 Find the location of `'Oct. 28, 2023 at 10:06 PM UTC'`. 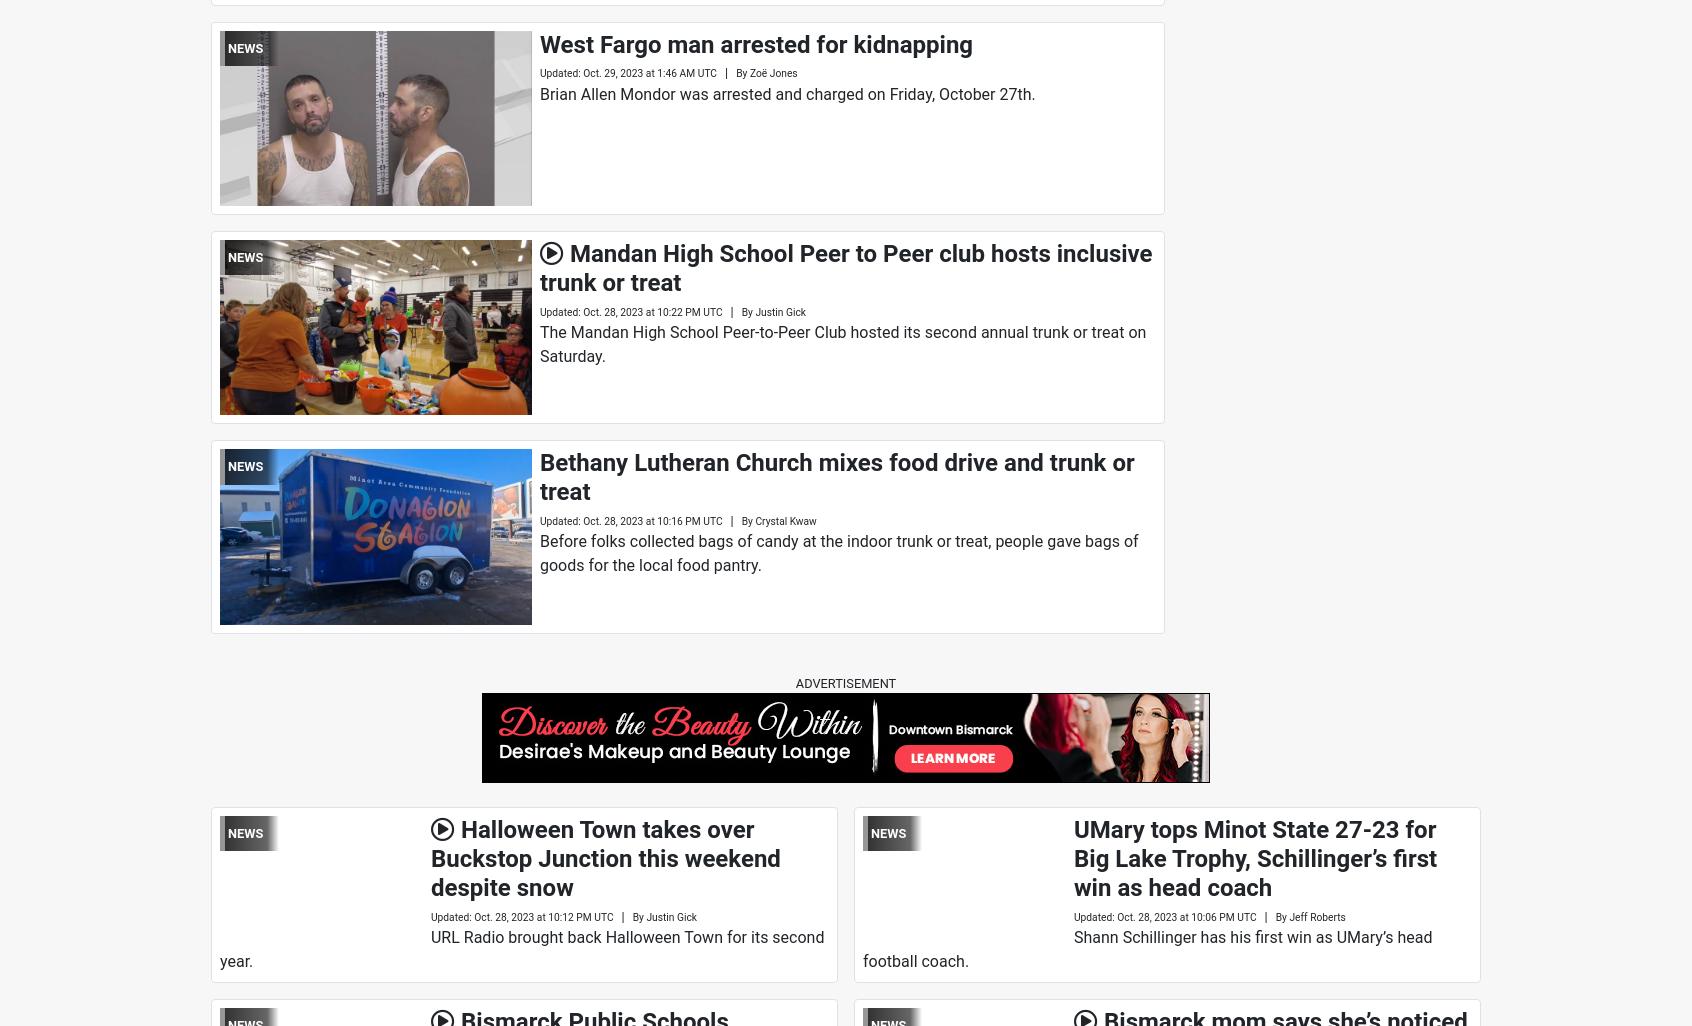

'Oct. 28, 2023 at 10:06 PM UTC' is located at coordinates (1185, 915).